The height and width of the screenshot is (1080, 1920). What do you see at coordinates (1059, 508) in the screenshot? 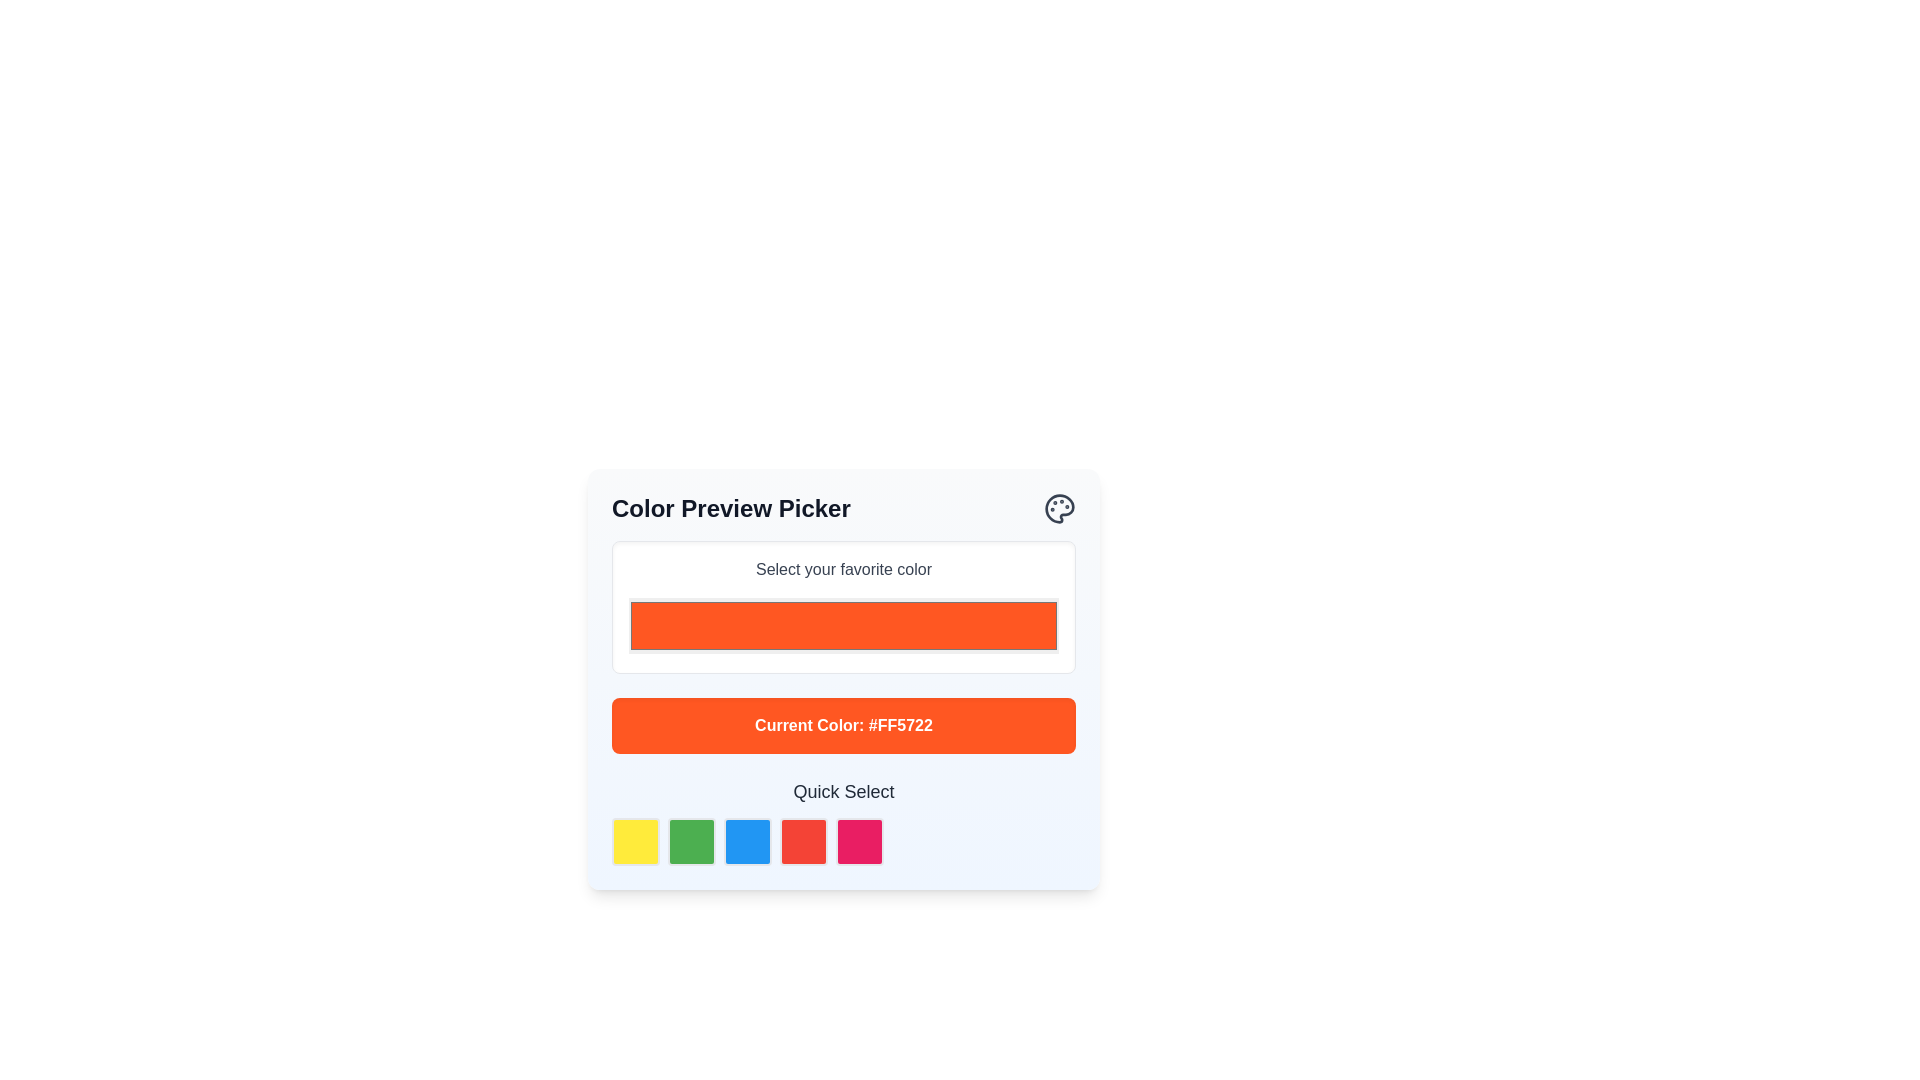
I see `the icon located at the top-right corner of the 'Color Preview Picker' interface` at bounding box center [1059, 508].